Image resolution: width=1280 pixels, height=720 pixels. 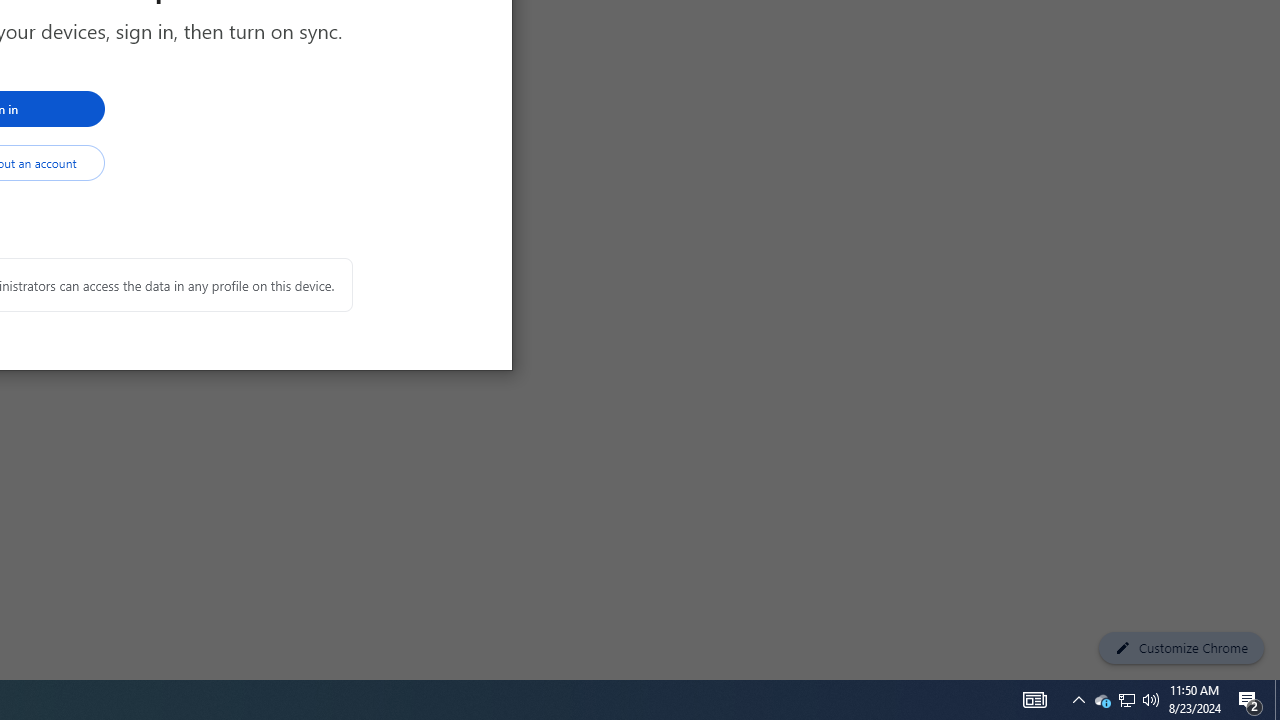 What do you see at coordinates (1078, 698) in the screenshot?
I see `'Notification Chevron'` at bounding box center [1078, 698].